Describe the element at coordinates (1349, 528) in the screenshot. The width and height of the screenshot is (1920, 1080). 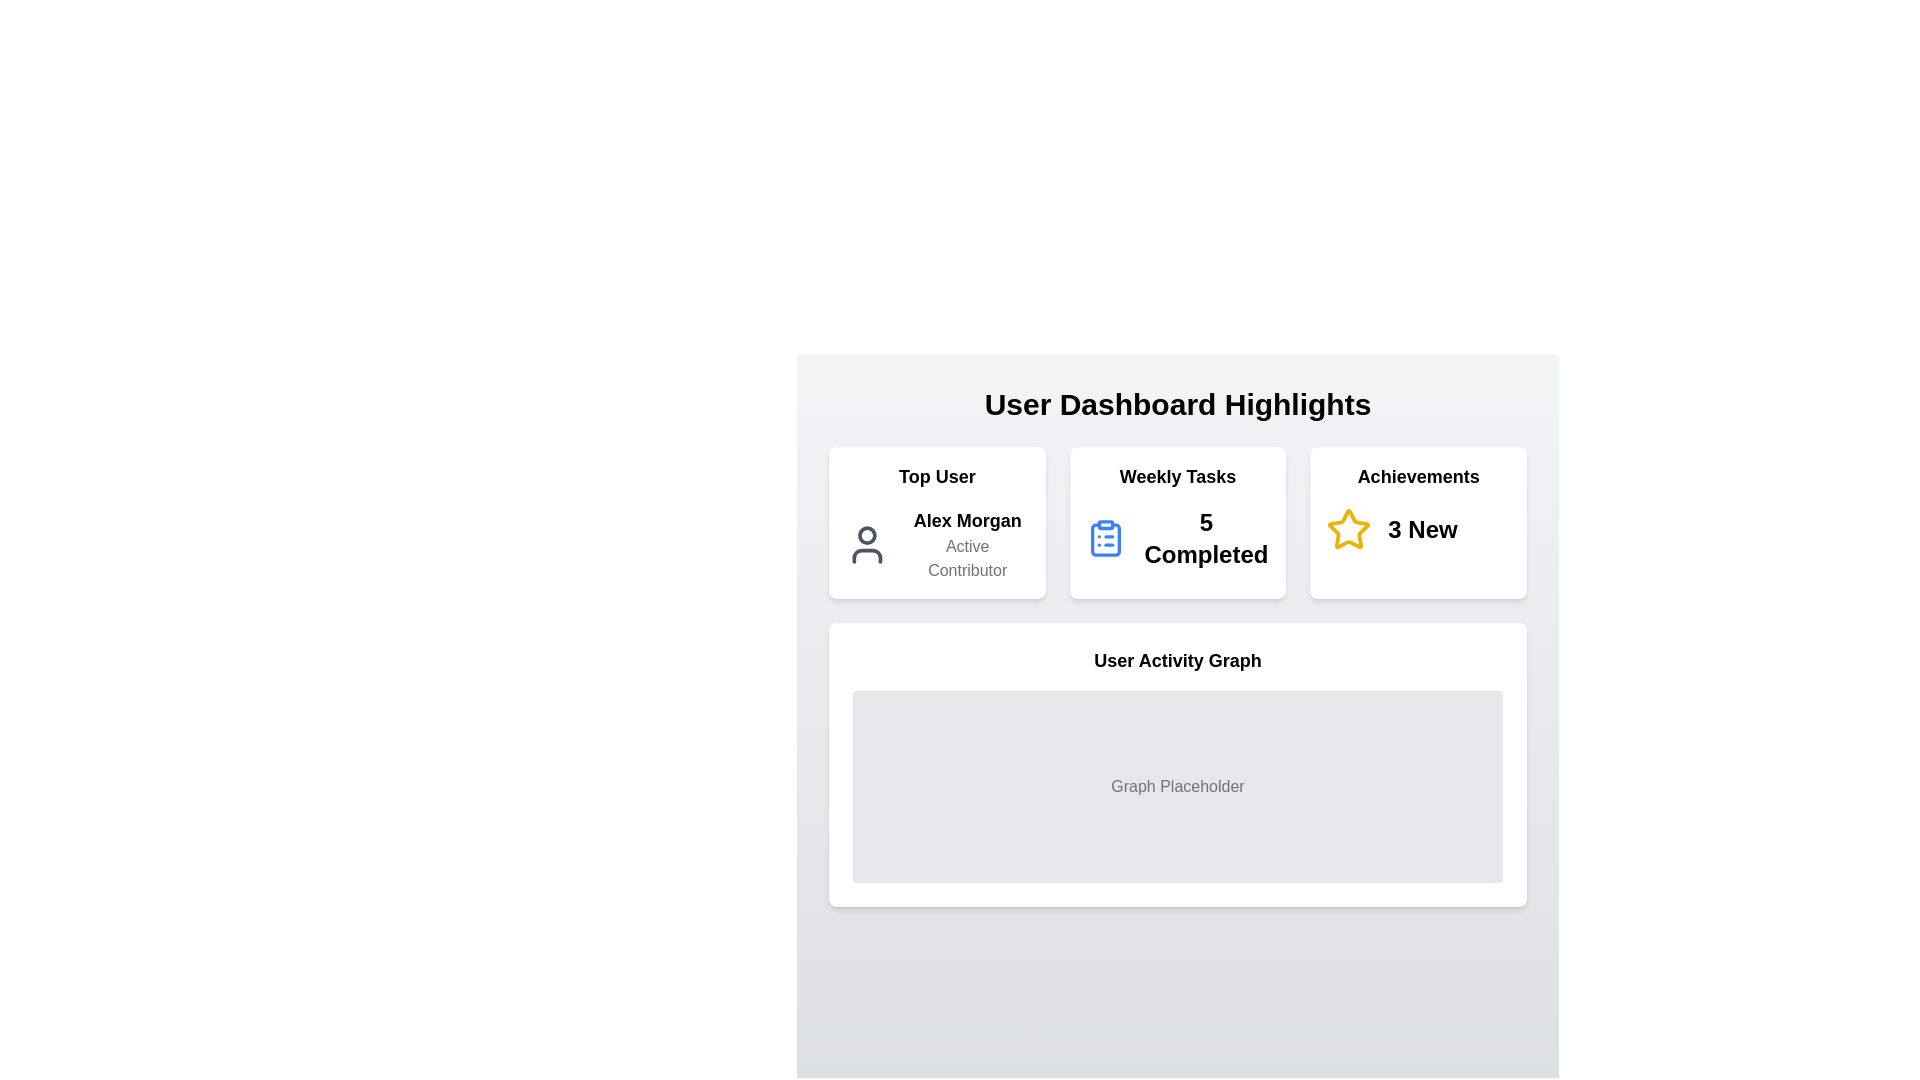
I see `the yellow star-shaped icon with a bold outline located in the 'Achievements' card on the dashboard, positioned to the left of the text '3 New'` at that location.